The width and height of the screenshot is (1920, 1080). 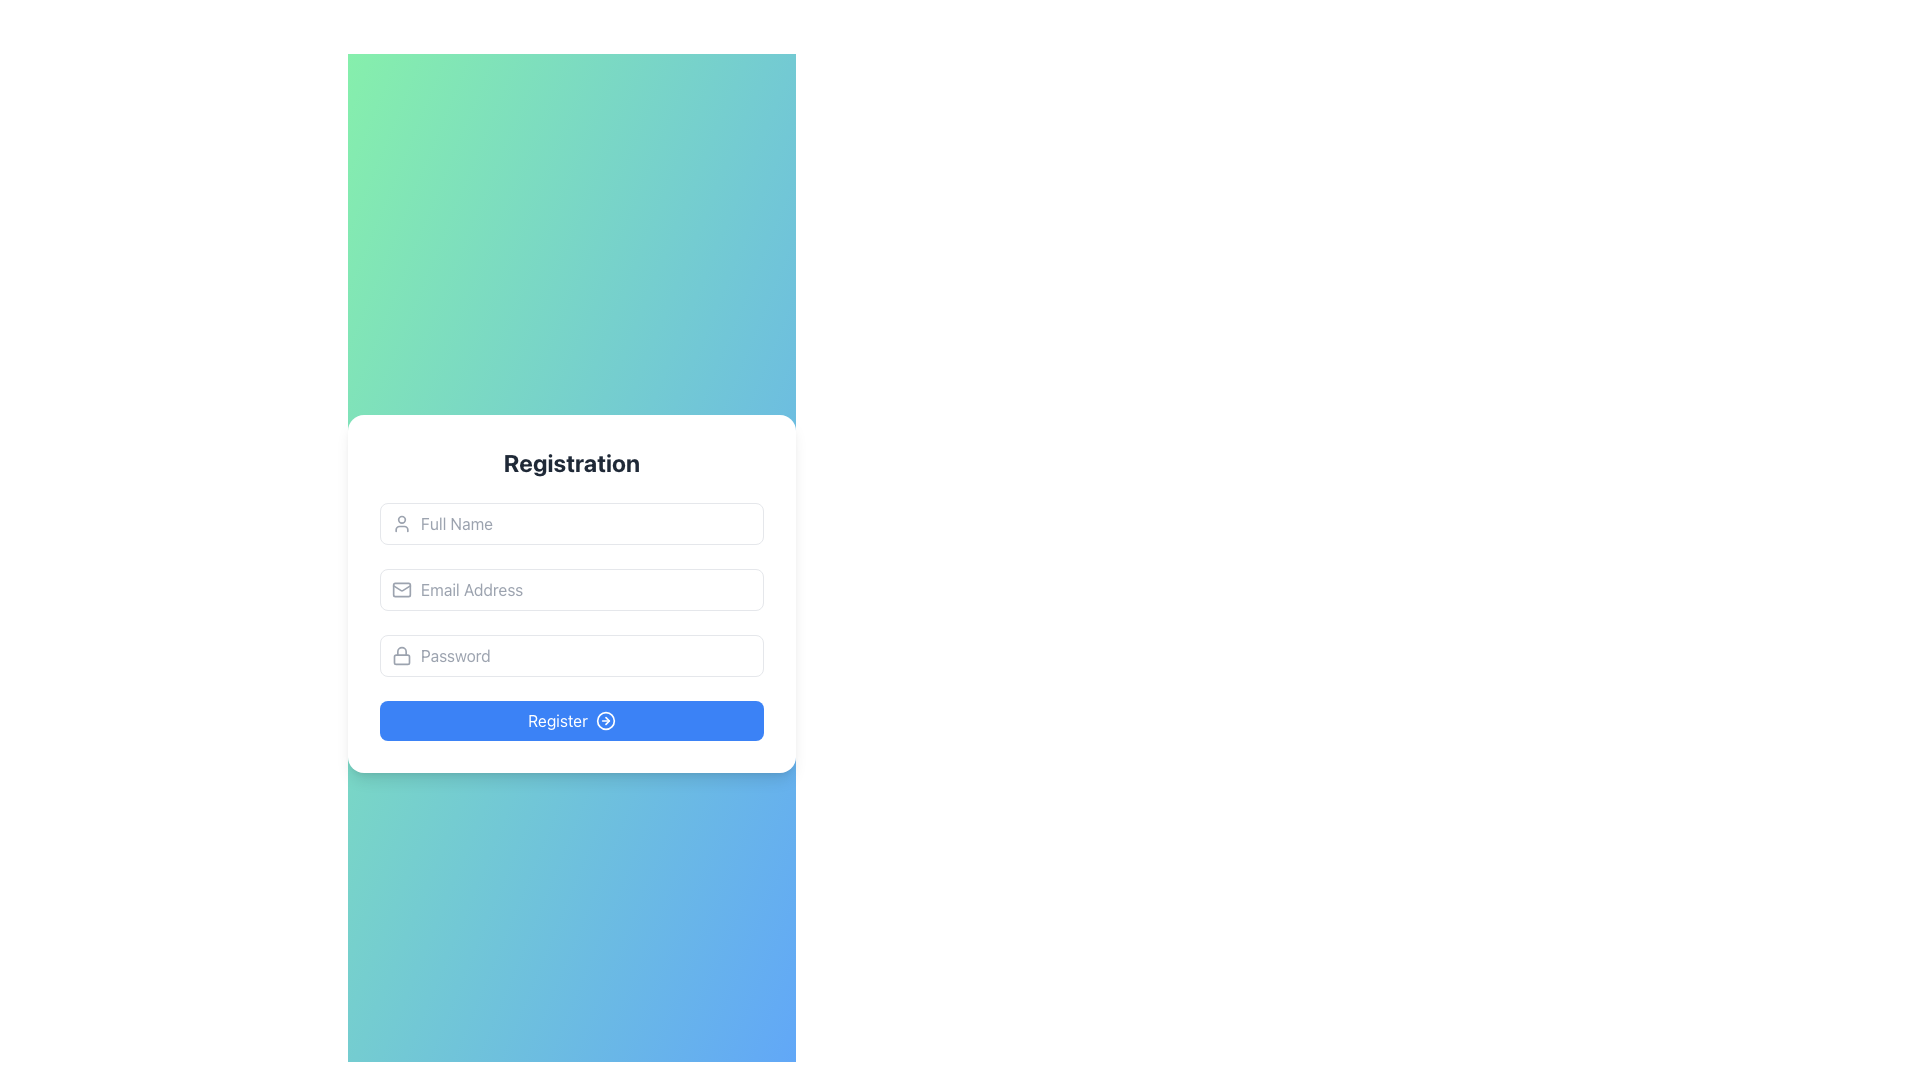 What do you see at coordinates (401, 655) in the screenshot?
I see `the security icon located to the left of the password input field, which indicates that the adjacent field is for entering a password` at bounding box center [401, 655].